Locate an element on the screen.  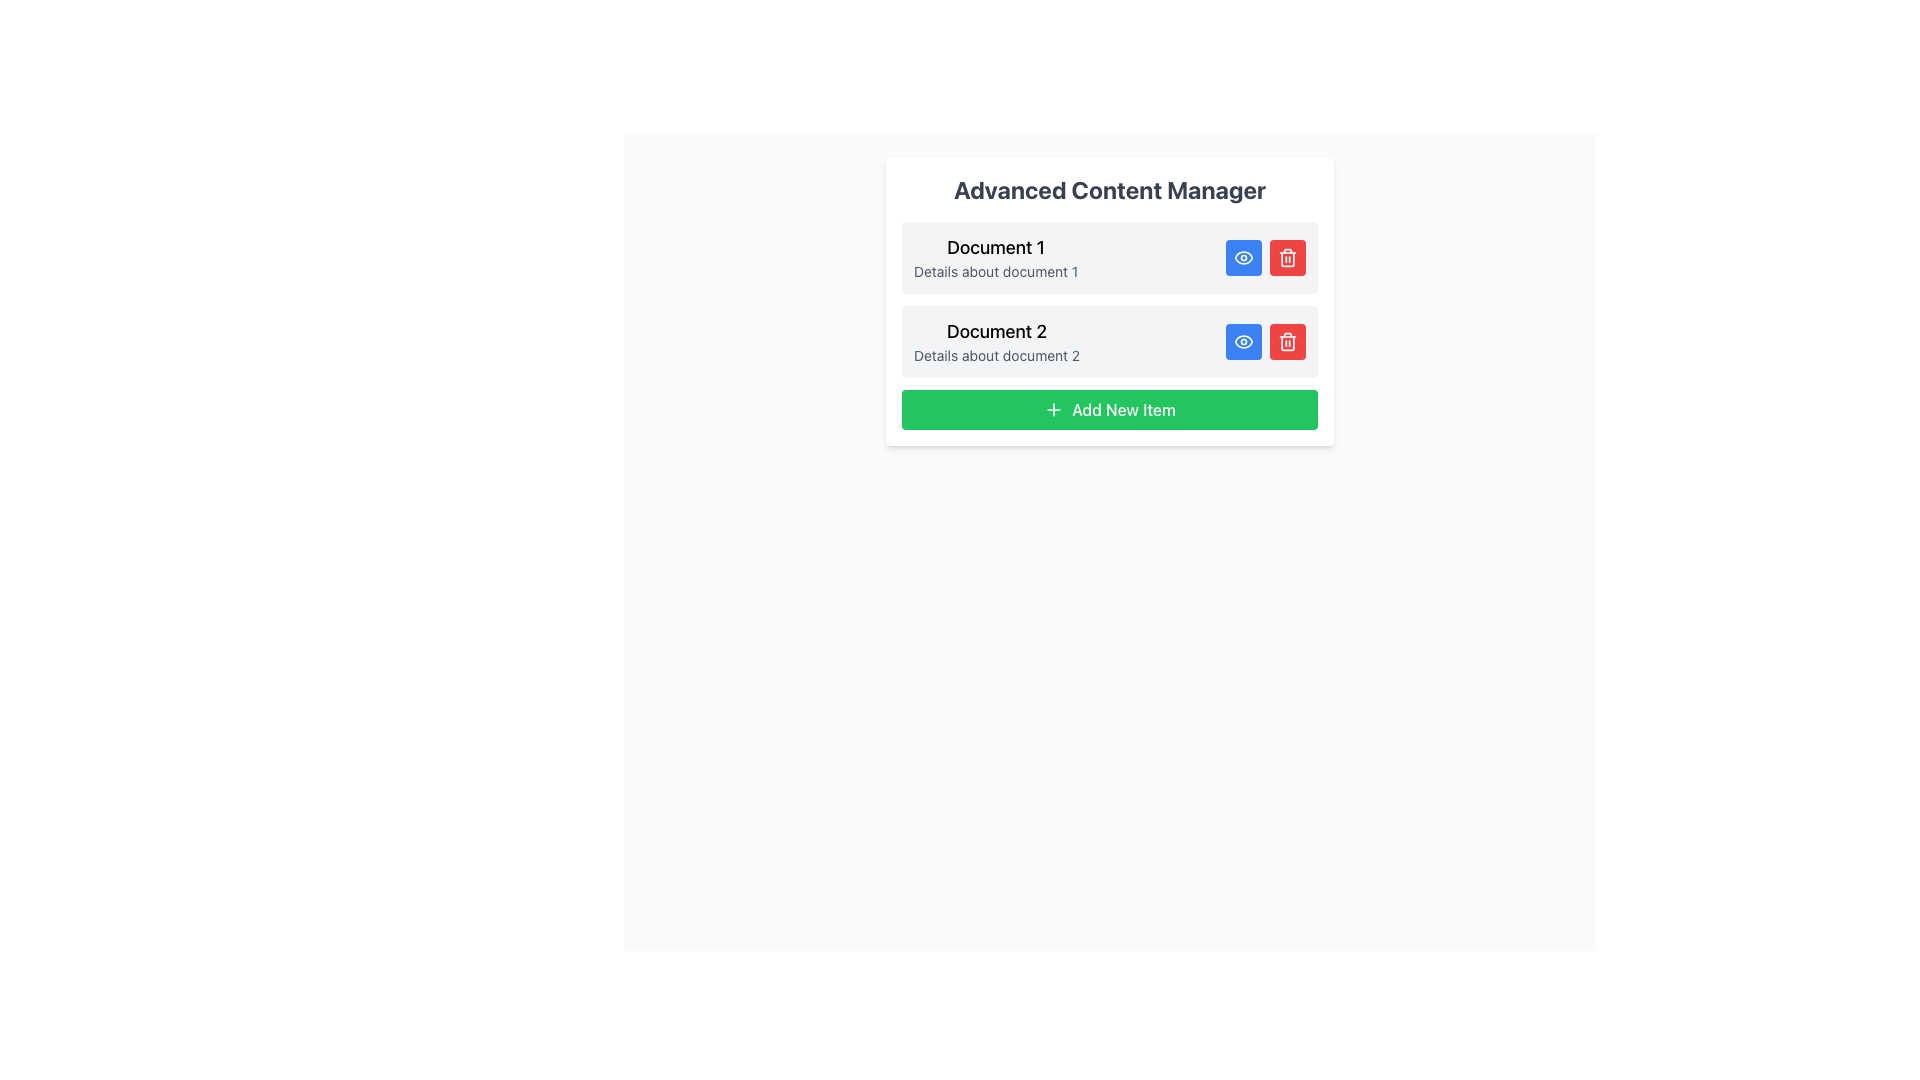
the Text Display element that describes 'Document 1', which is the first item in a vertically stacked list of documents is located at coordinates (996, 257).